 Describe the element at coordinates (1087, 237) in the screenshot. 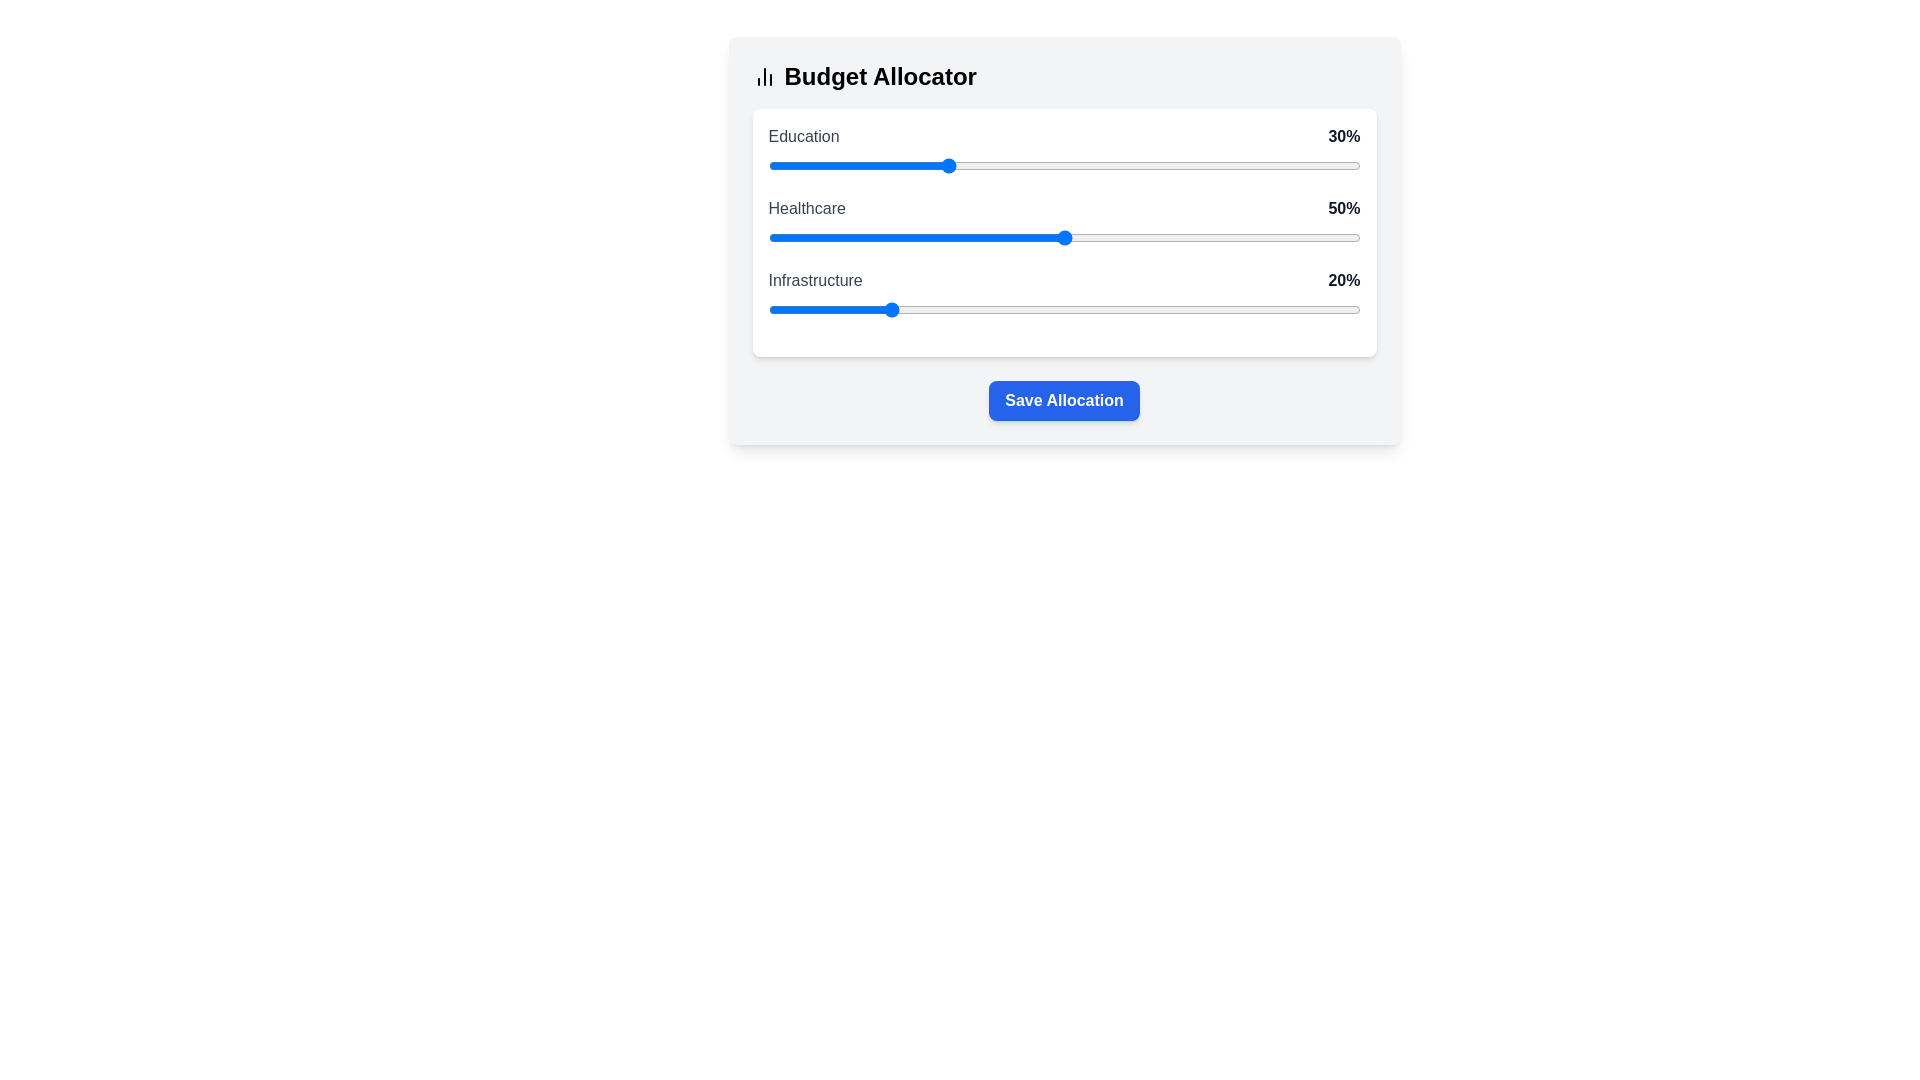

I see `the healthcare allocation slider` at that location.